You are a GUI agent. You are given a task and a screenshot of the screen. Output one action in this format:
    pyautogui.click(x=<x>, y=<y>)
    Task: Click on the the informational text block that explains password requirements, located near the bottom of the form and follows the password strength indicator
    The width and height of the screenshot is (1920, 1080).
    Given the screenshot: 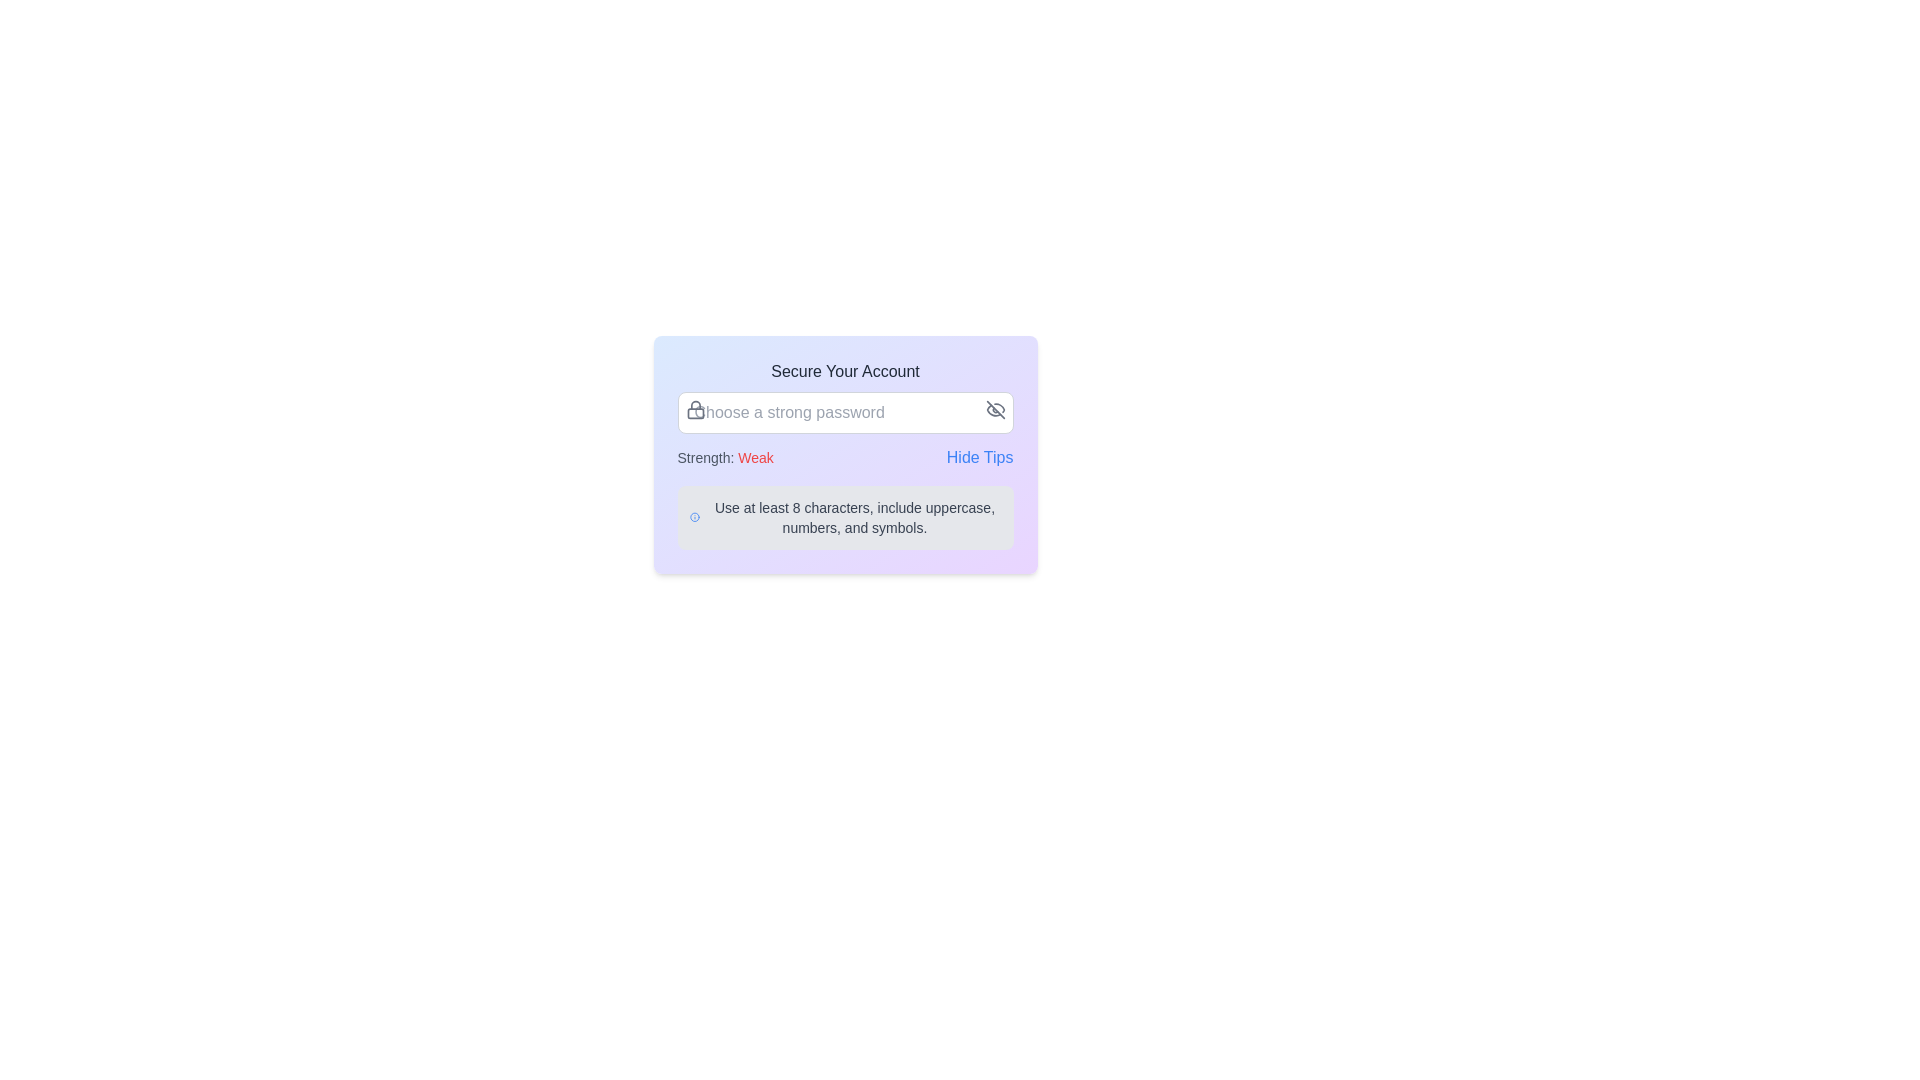 What is the action you would take?
    pyautogui.click(x=845, y=516)
    